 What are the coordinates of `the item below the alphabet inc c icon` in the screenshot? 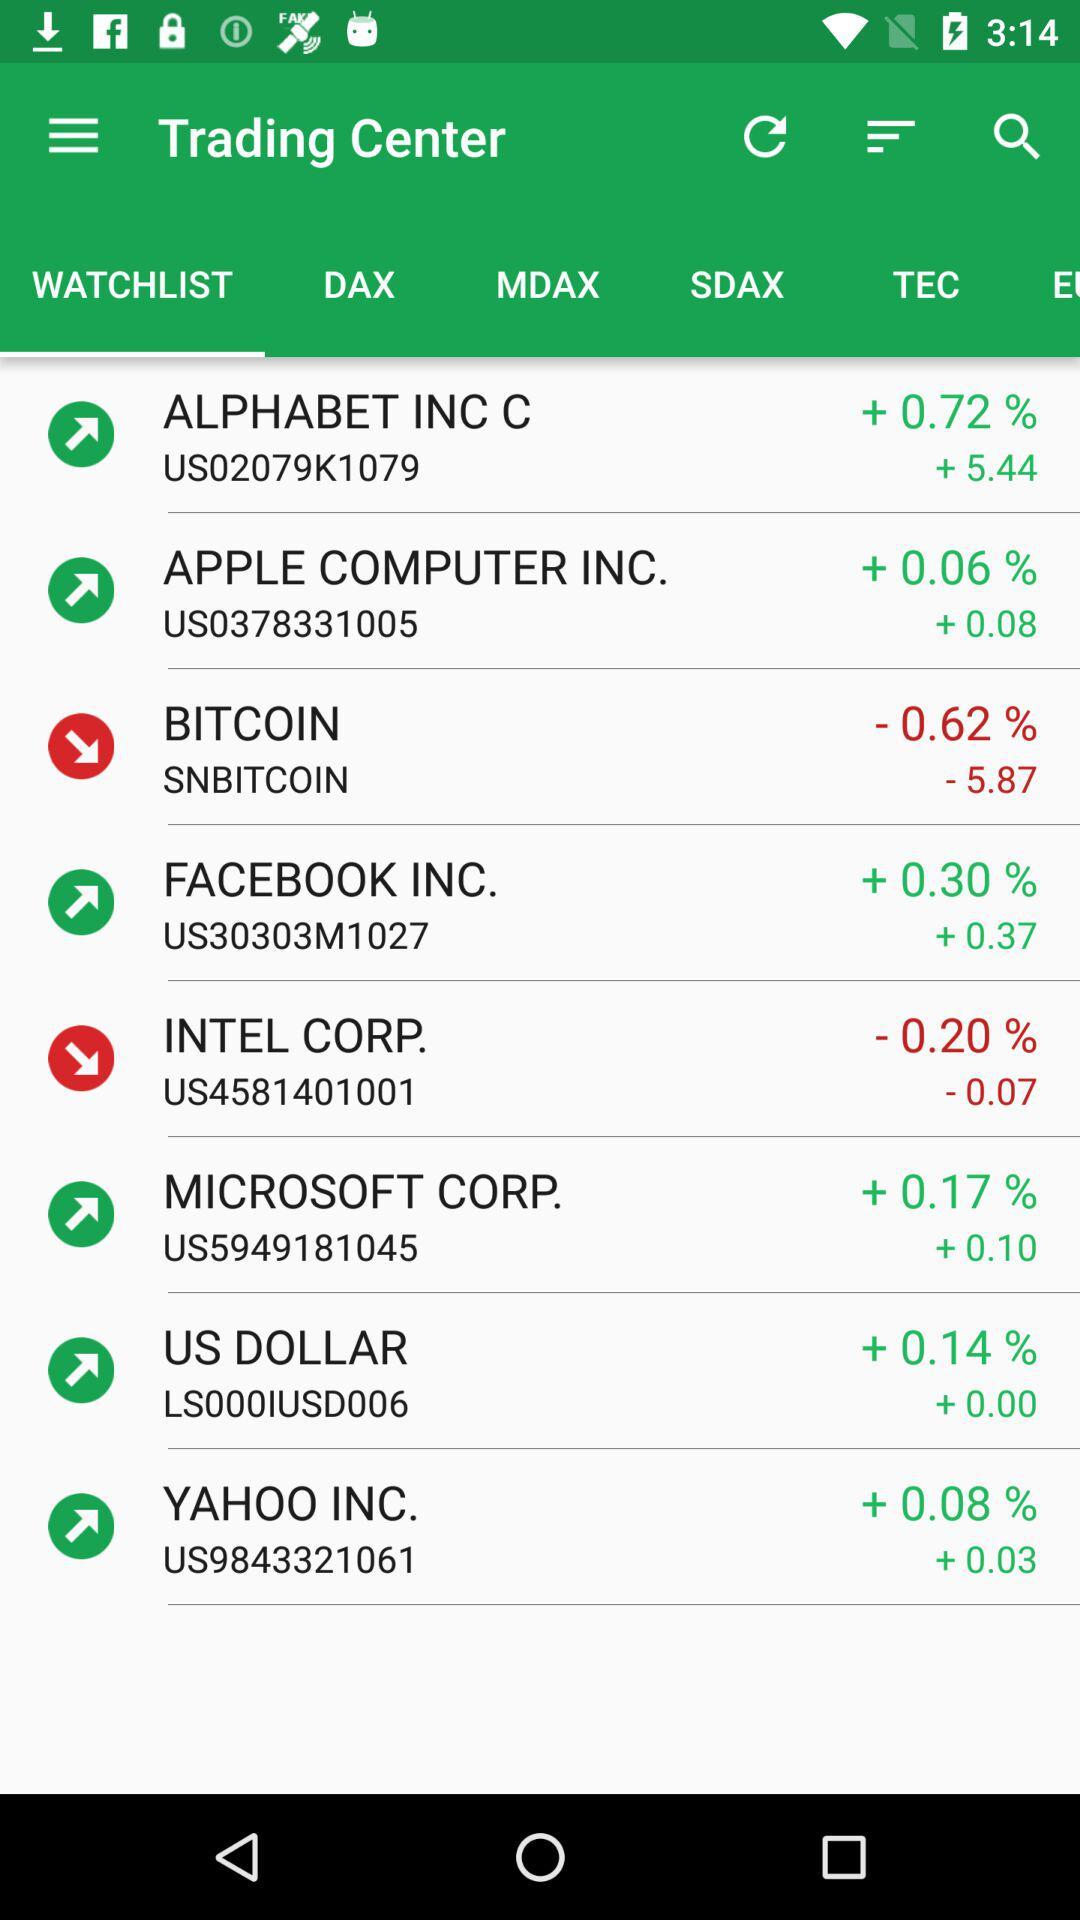 It's located at (548, 465).